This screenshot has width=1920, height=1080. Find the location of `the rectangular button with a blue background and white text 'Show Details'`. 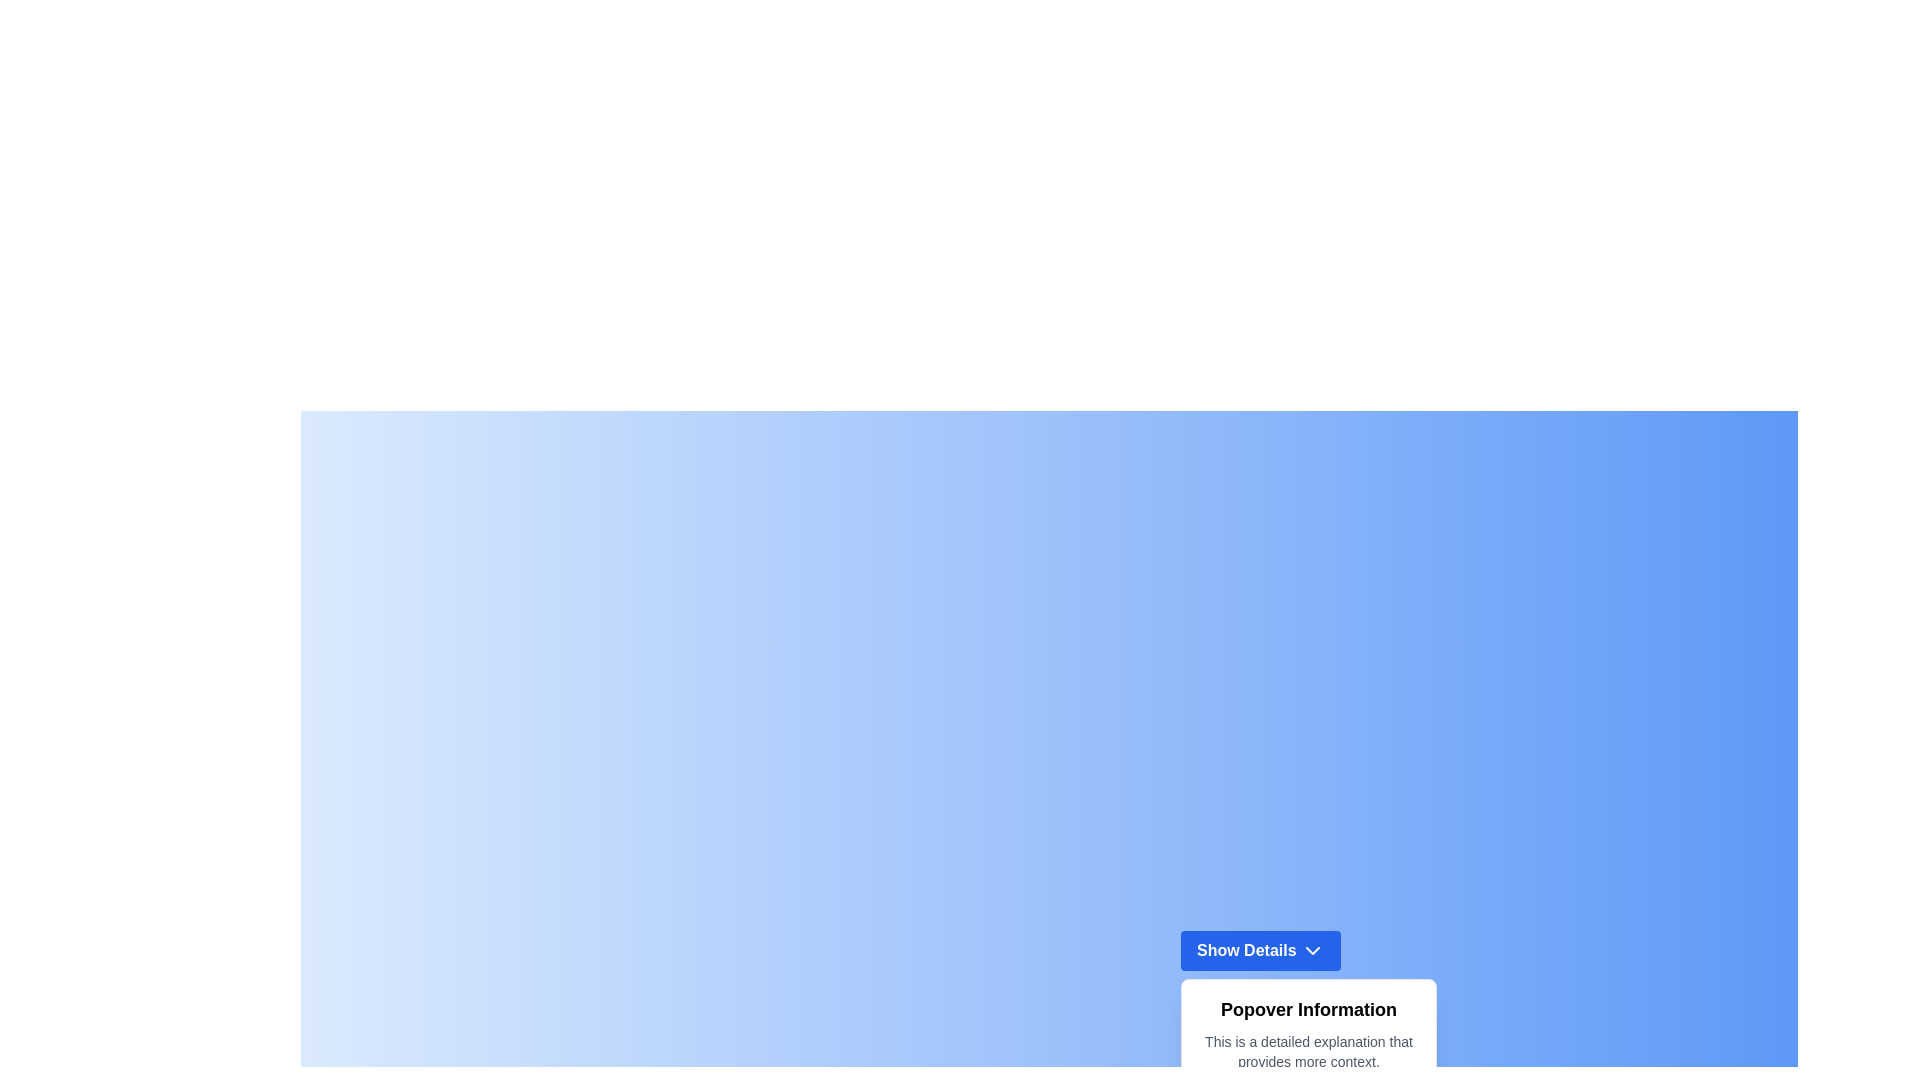

the rectangular button with a blue background and white text 'Show Details' is located at coordinates (1260, 948).